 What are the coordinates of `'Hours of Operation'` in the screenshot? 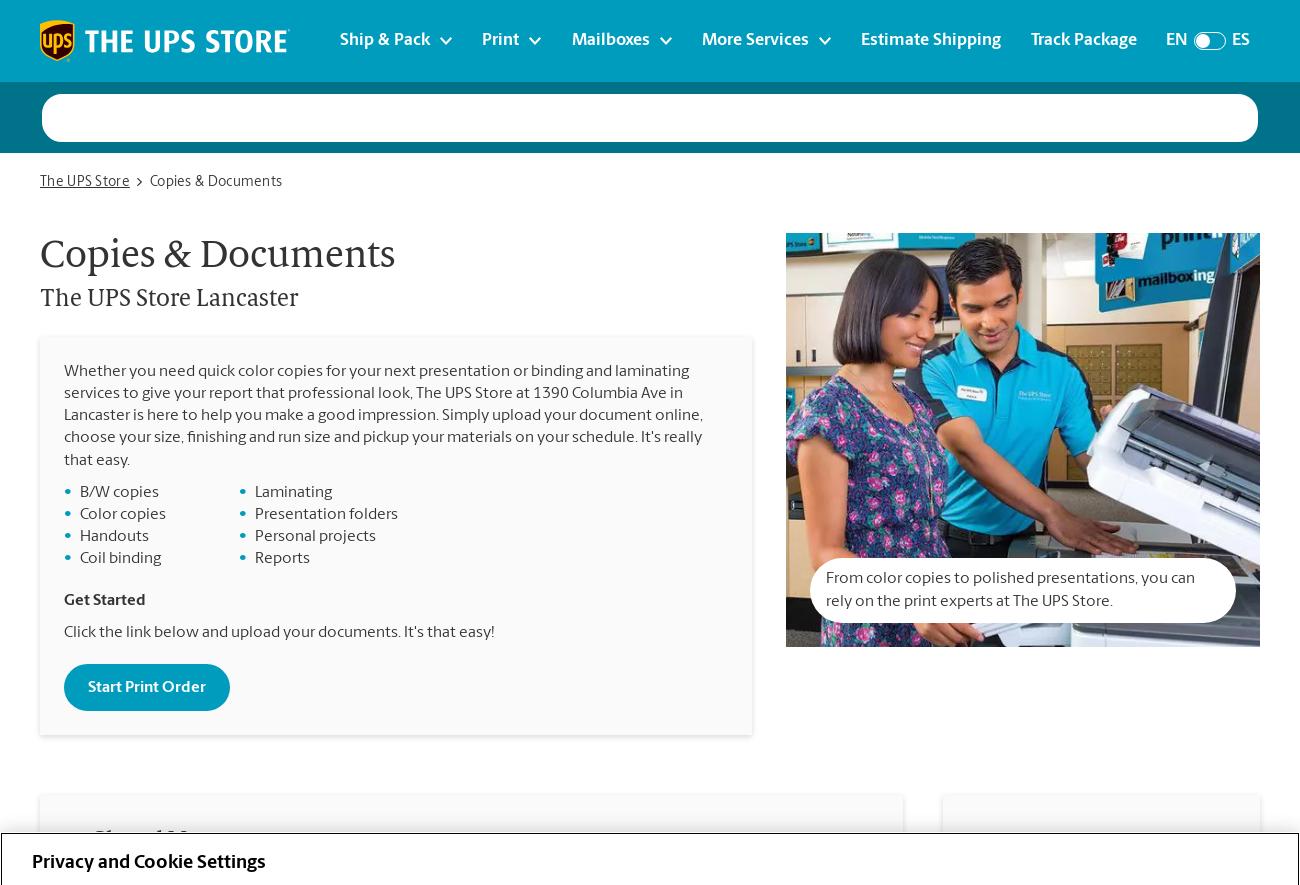 It's located at (982, 850).